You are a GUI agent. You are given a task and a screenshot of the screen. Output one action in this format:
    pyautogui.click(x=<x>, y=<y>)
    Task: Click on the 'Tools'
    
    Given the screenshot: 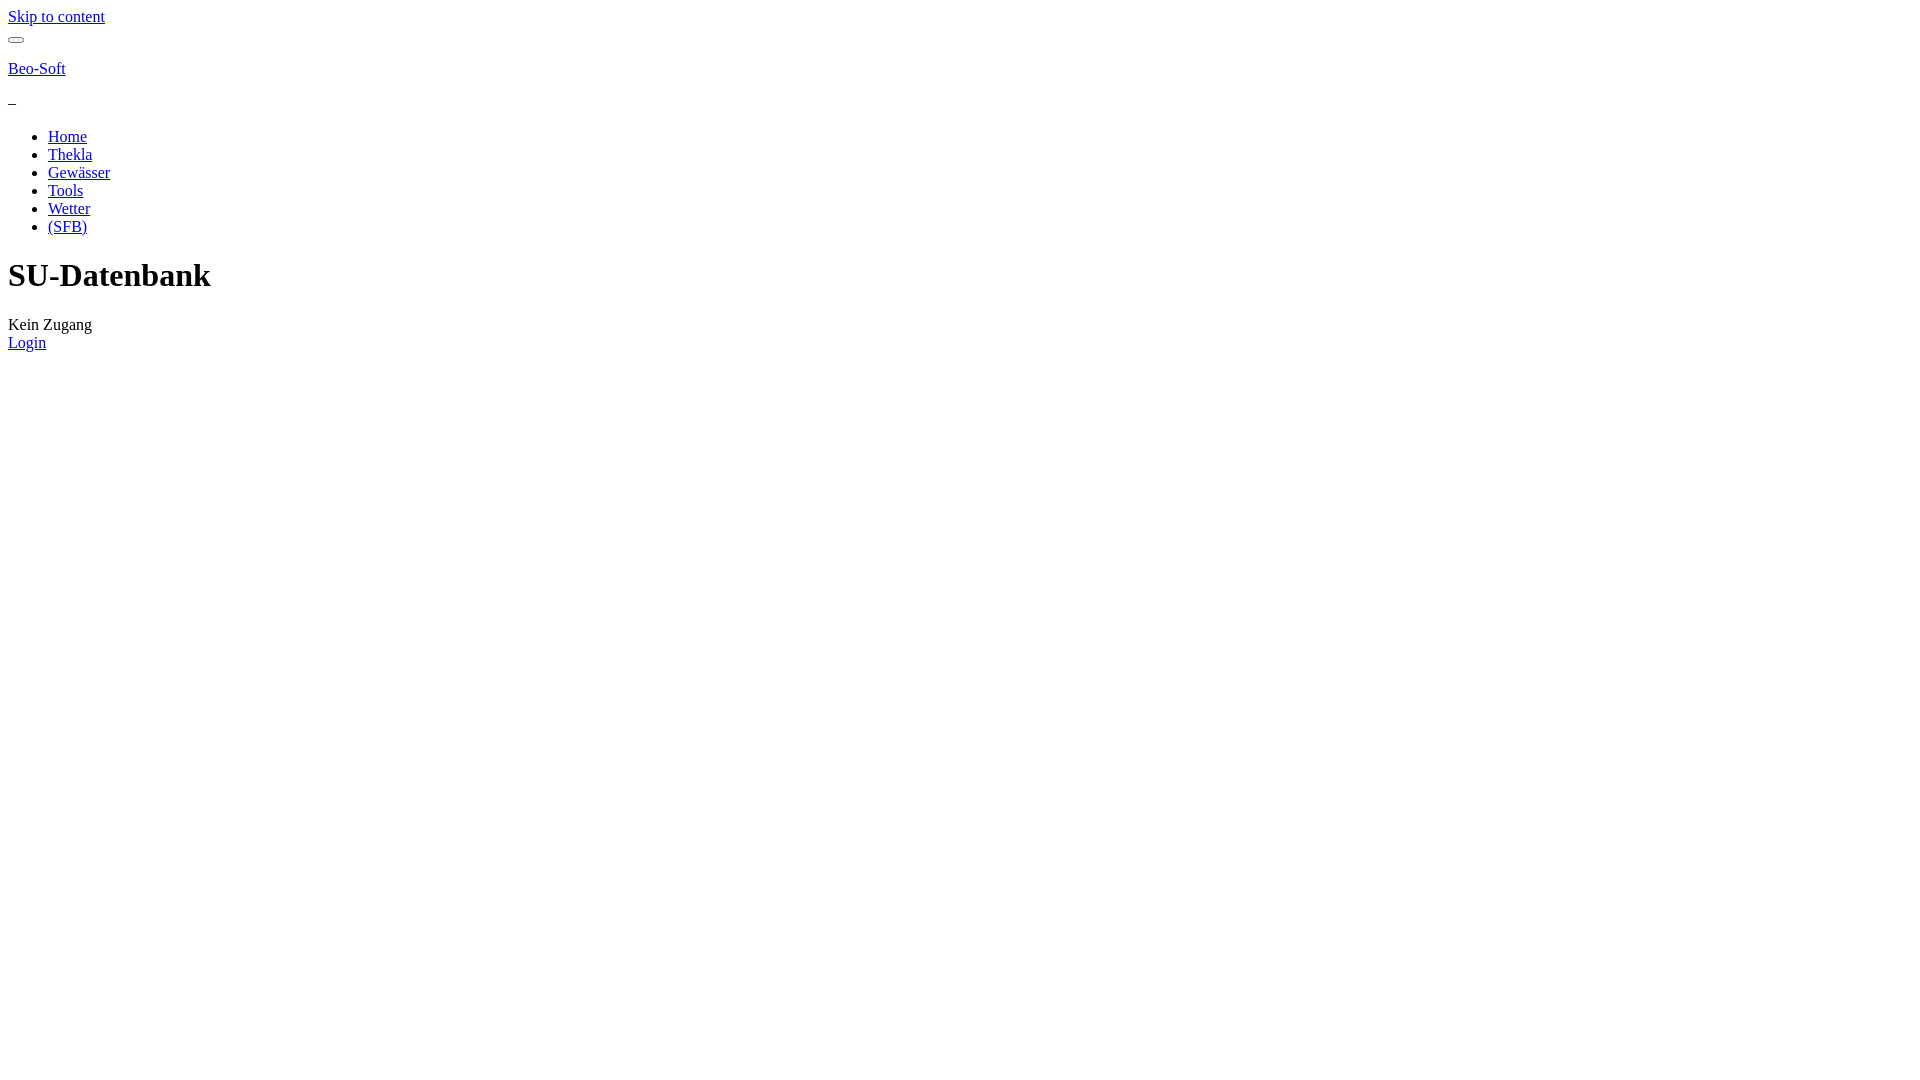 What is the action you would take?
    pyautogui.click(x=65, y=190)
    